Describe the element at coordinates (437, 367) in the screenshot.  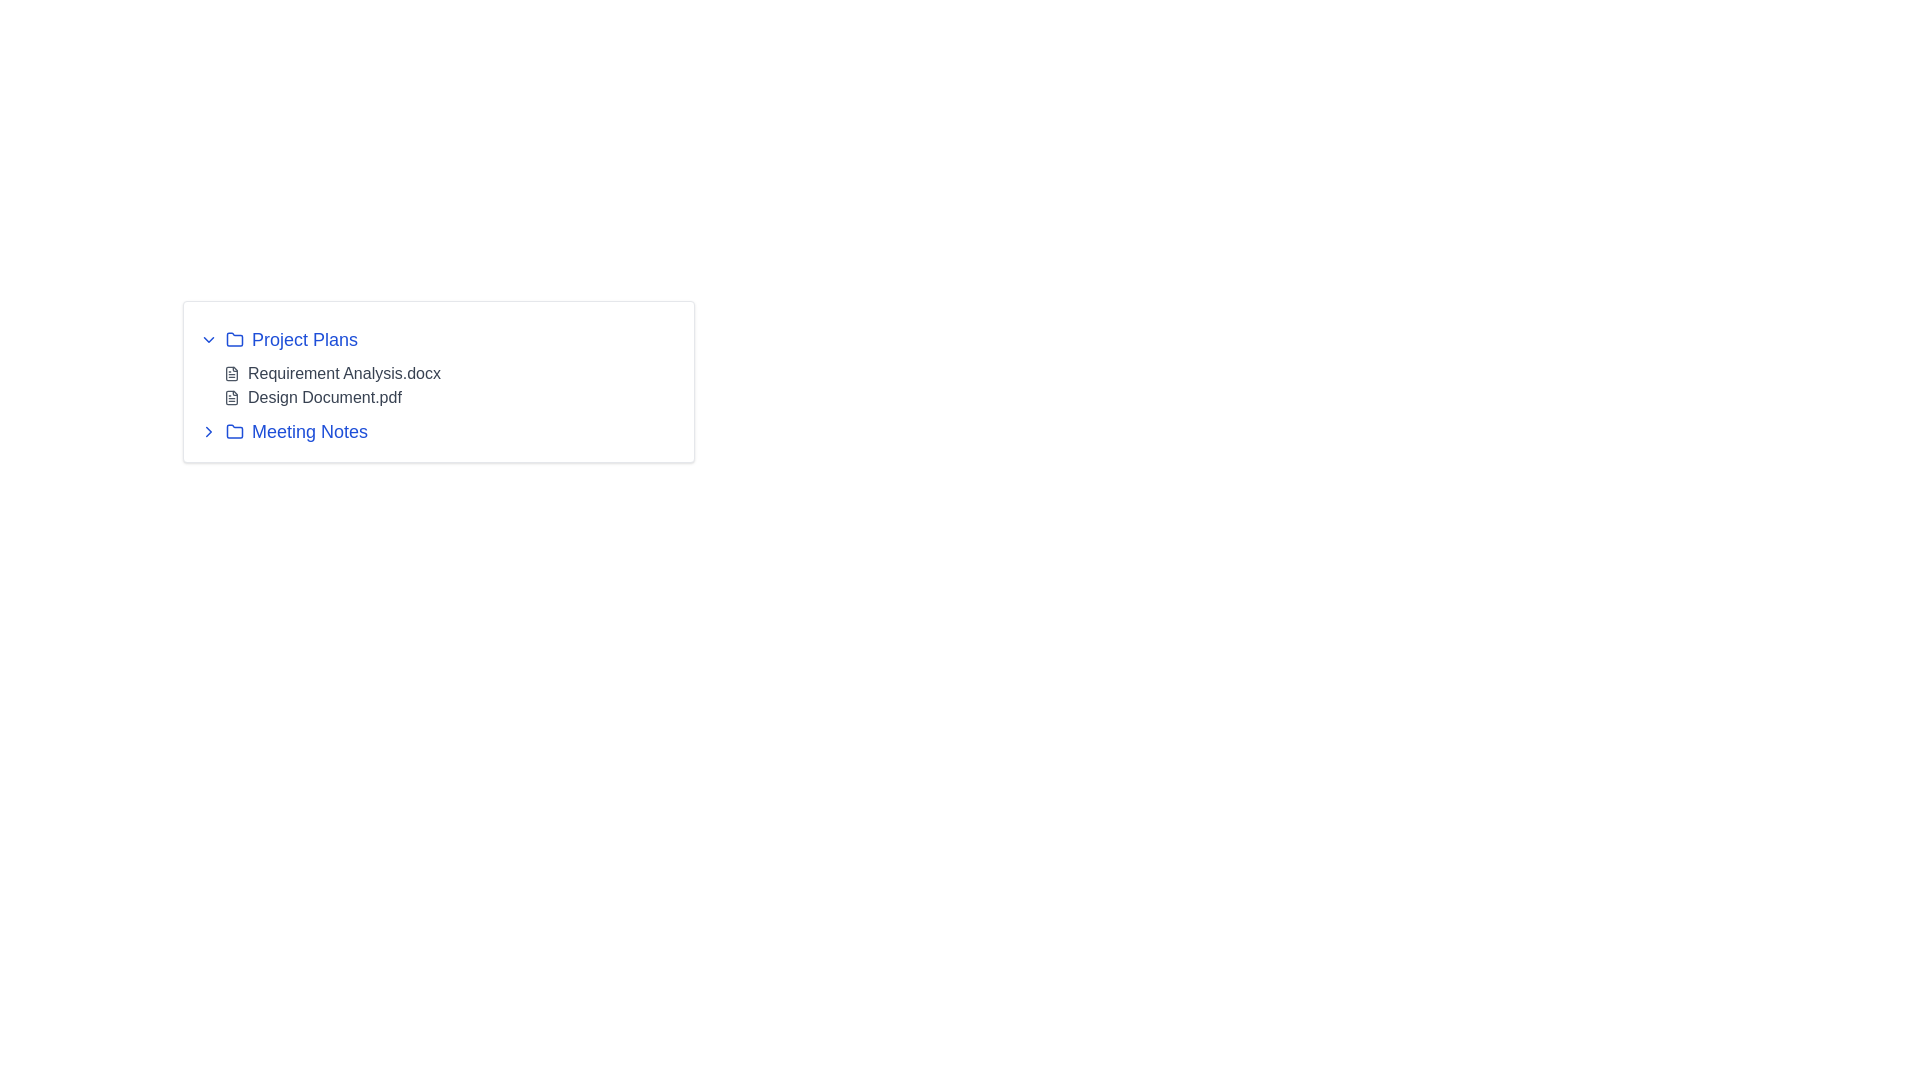
I see `the document name 'Requirement Analysis.docx' within the 'Project Plans' section` at that location.